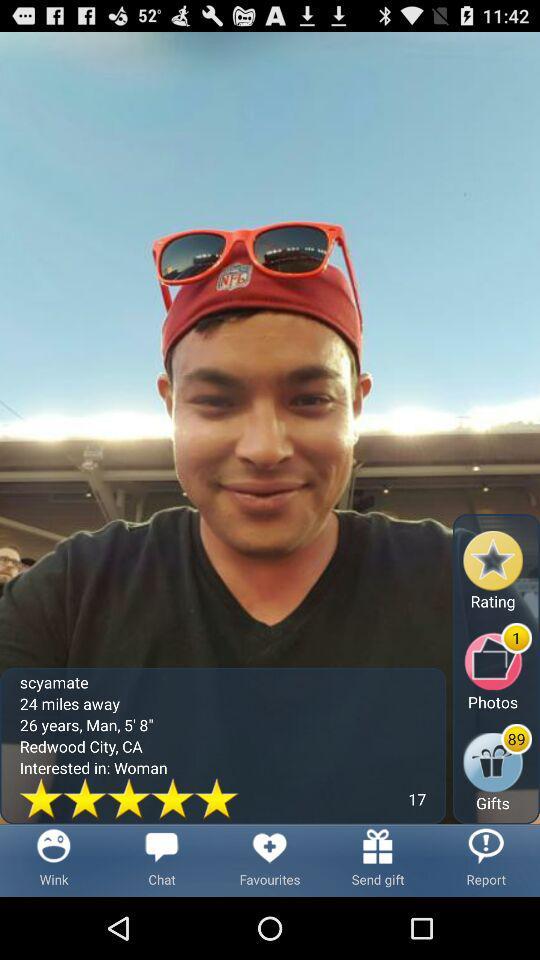 Image resolution: width=540 pixels, height=960 pixels. I want to click on the photos item, so click(497, 667).